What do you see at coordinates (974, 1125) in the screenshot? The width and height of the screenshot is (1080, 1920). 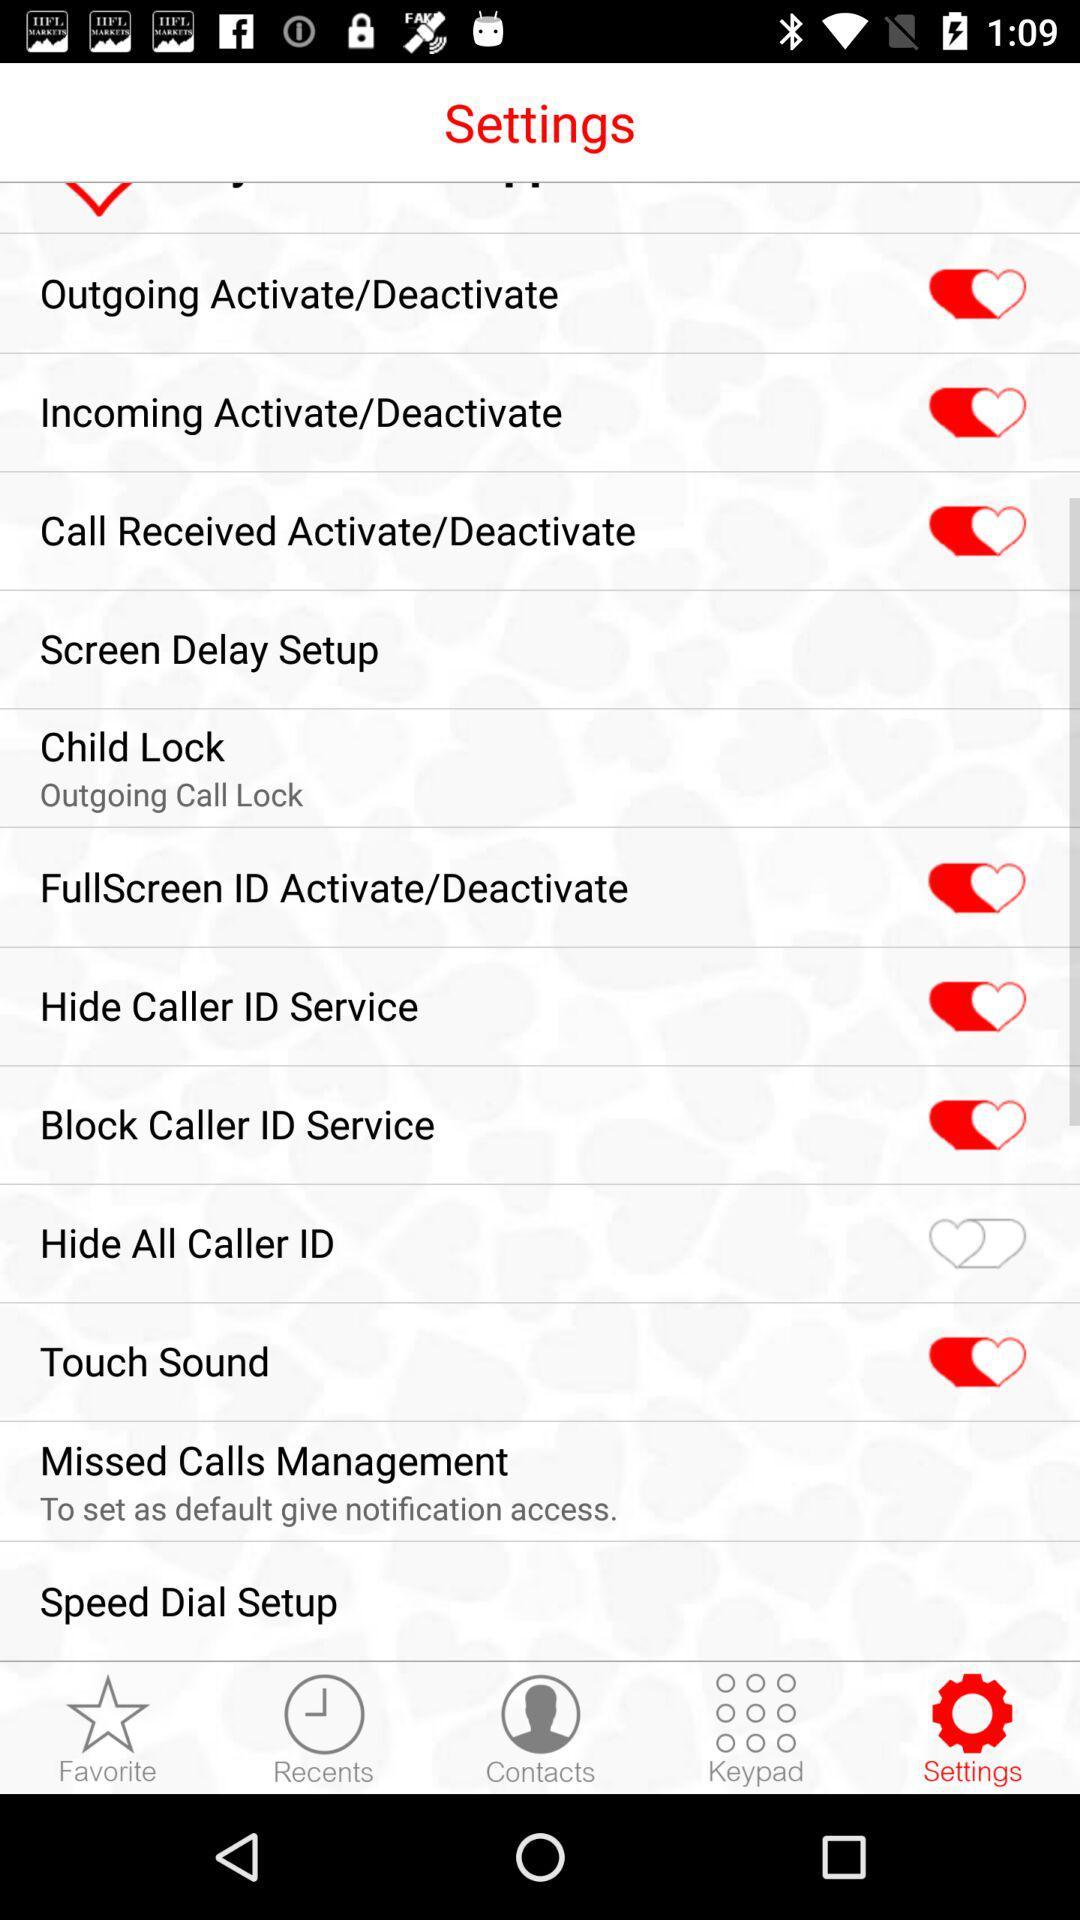 I see `the favorite icon` at bounding box center [974, 1125].